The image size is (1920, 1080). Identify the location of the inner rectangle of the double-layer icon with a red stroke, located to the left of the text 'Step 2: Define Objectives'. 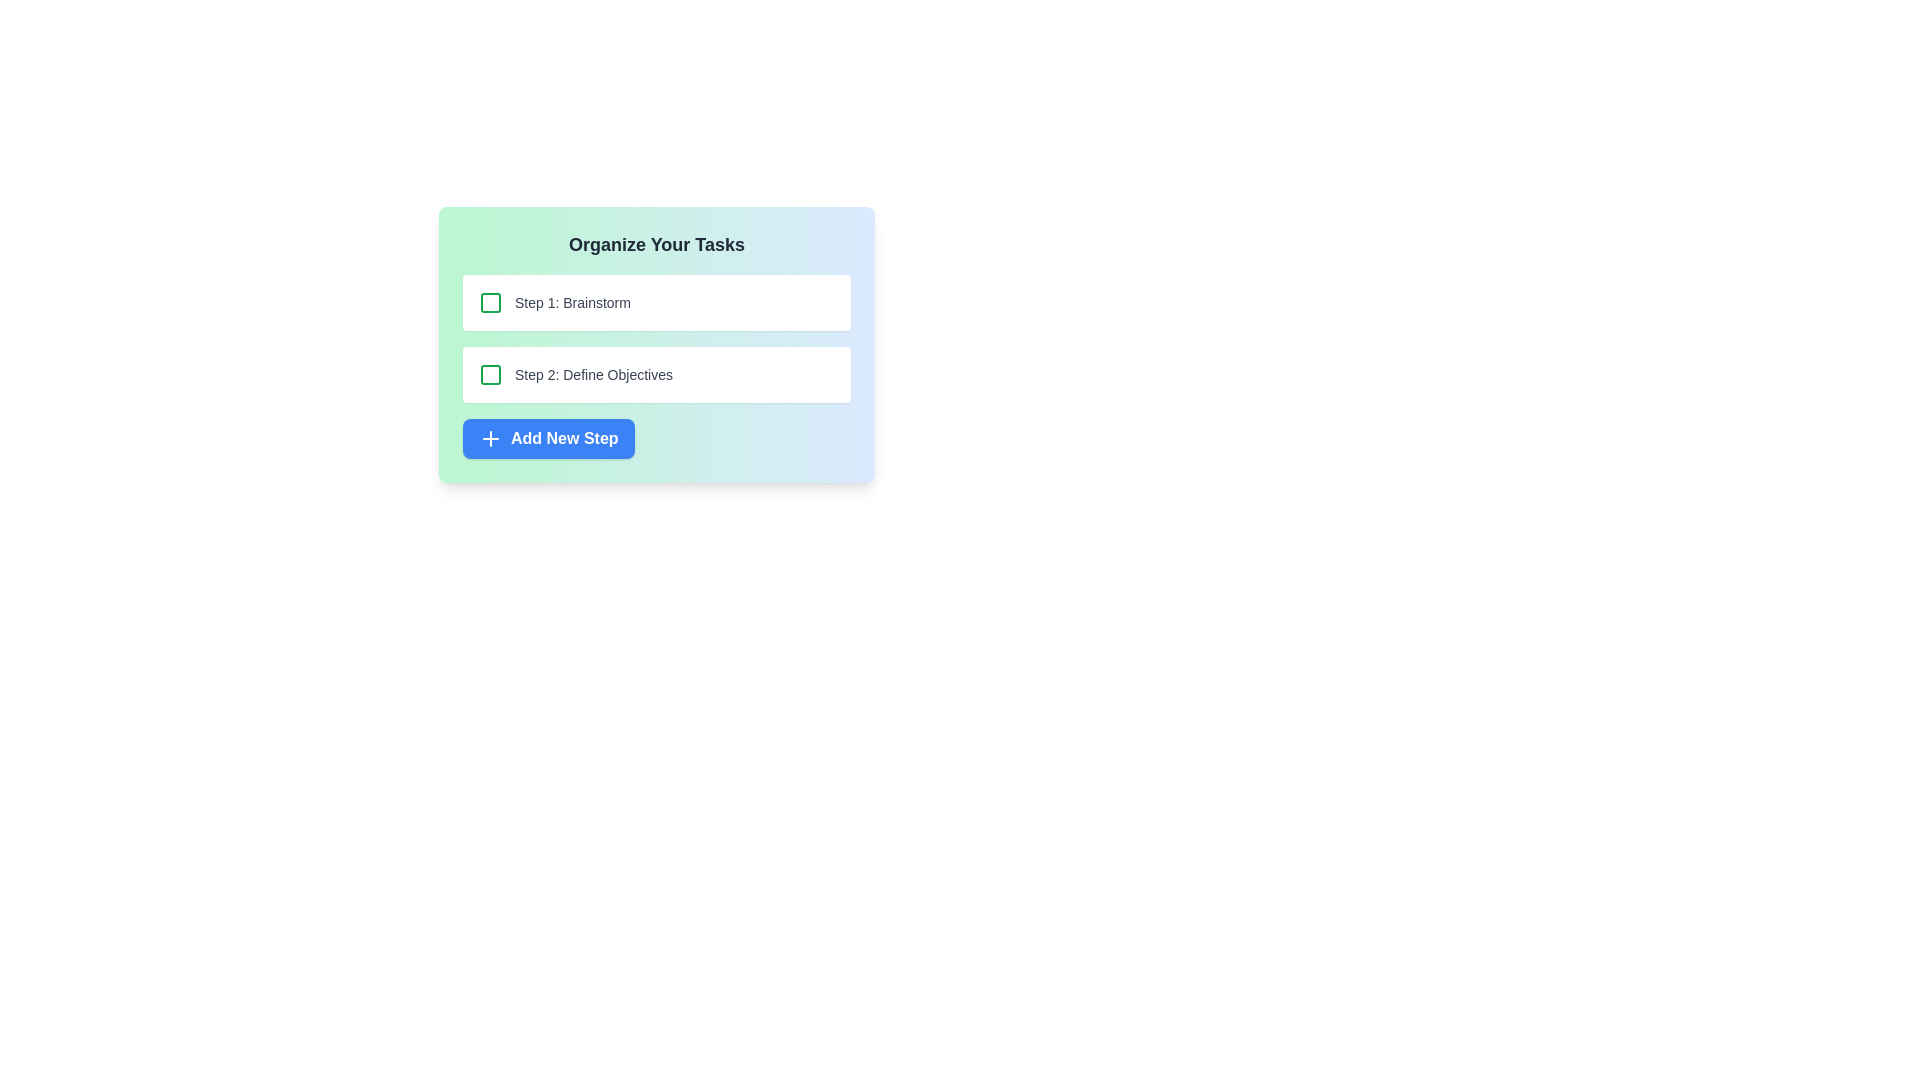
(490, 374).